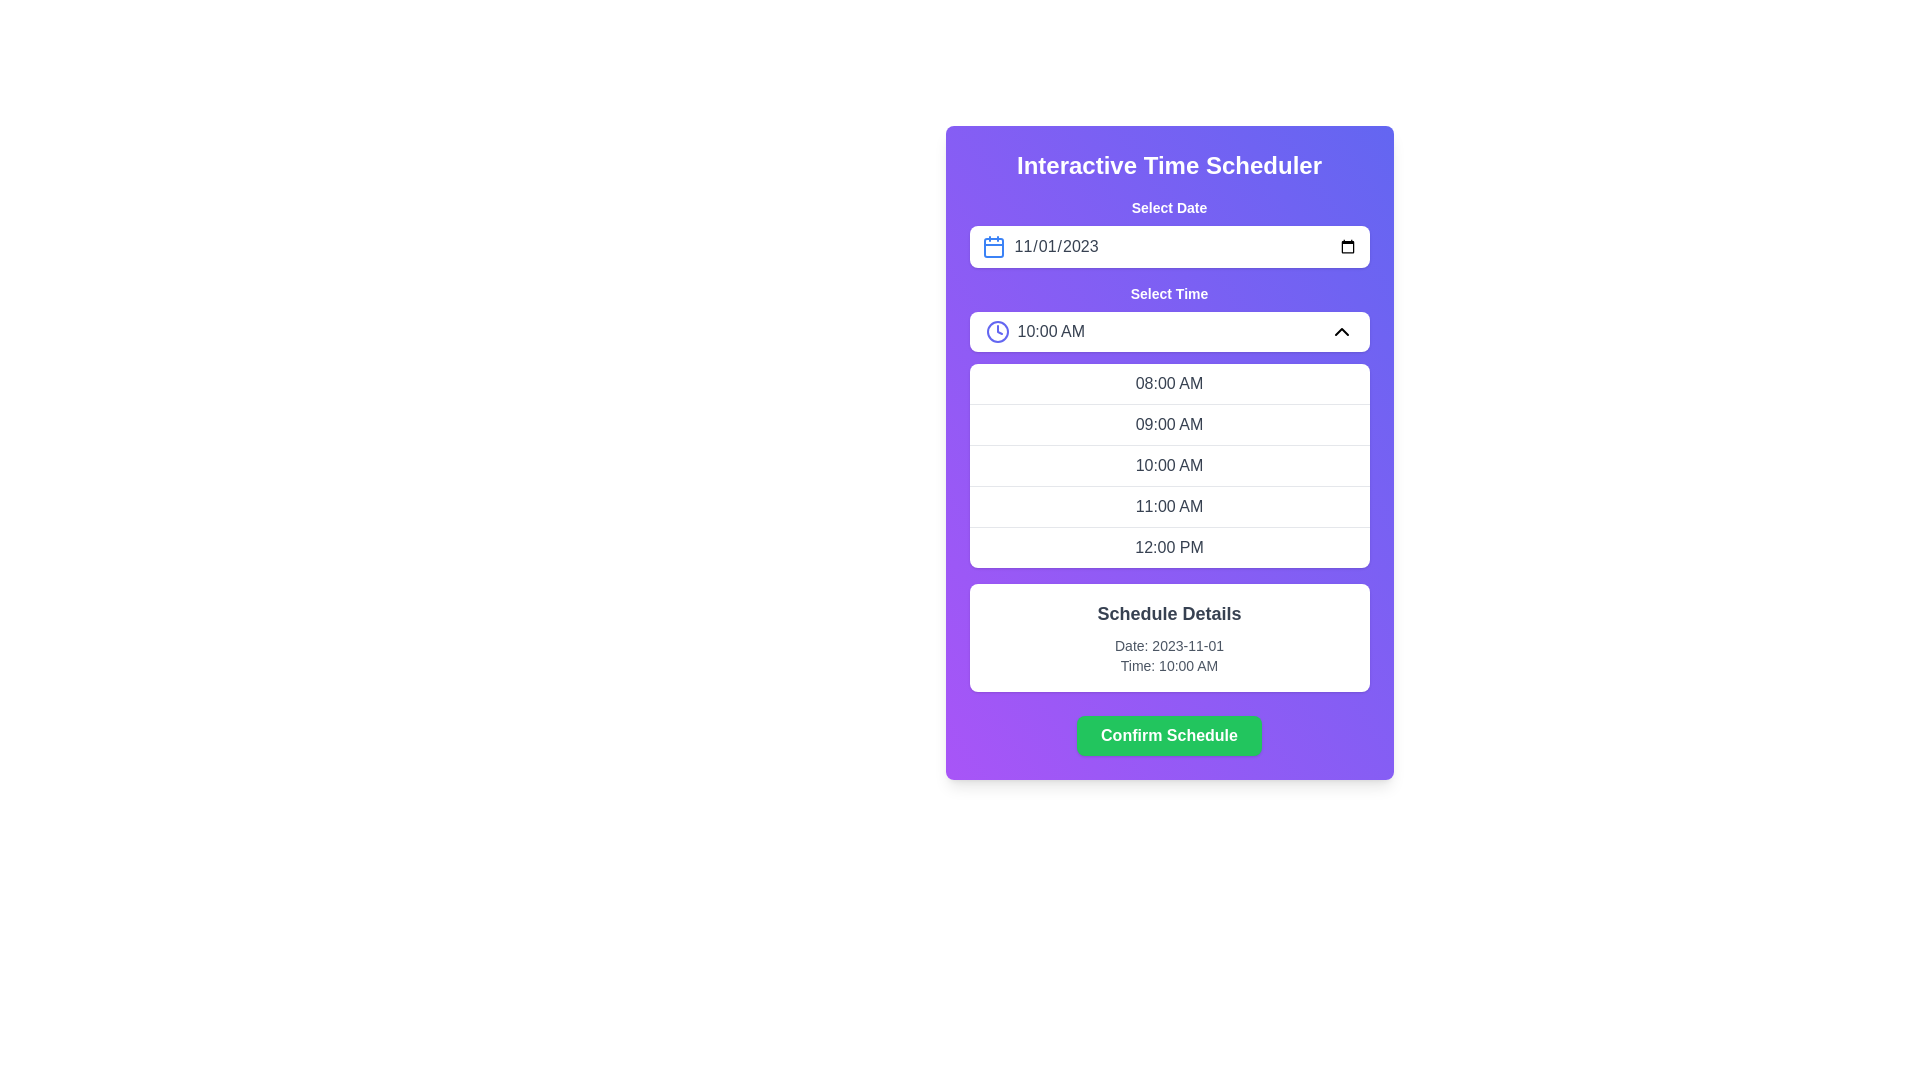 Image resolution: width=1920 pixels, height=1080 pixels. I want to click on the third selectable time option in the list, located between '09:00 AM' and '11:00 AM', so click(1169, 465).